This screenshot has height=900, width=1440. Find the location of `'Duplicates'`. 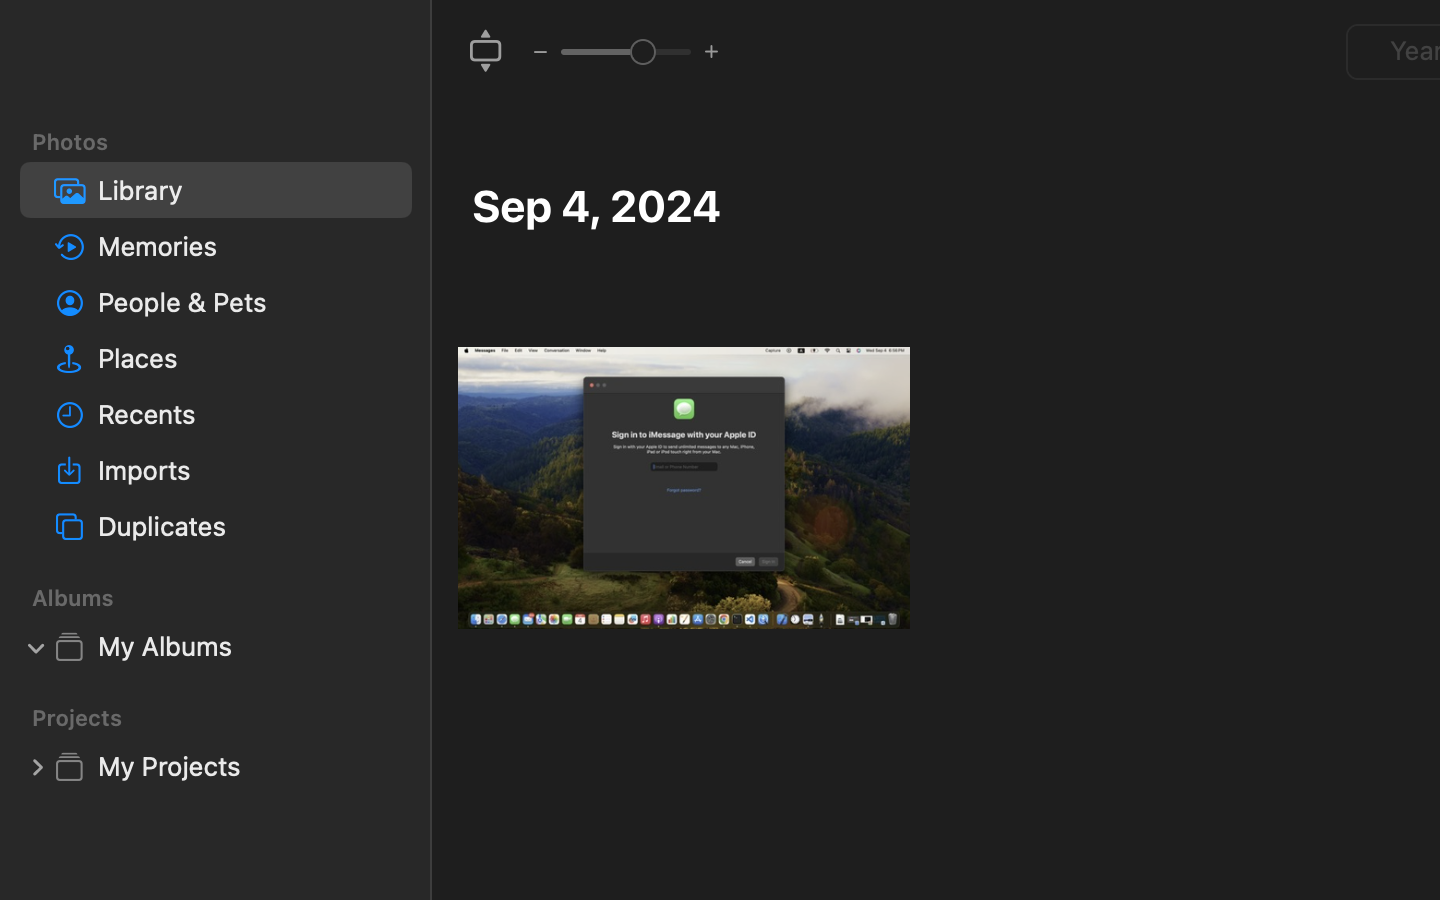

'Duplicates' is located at coordinates (245, 524).